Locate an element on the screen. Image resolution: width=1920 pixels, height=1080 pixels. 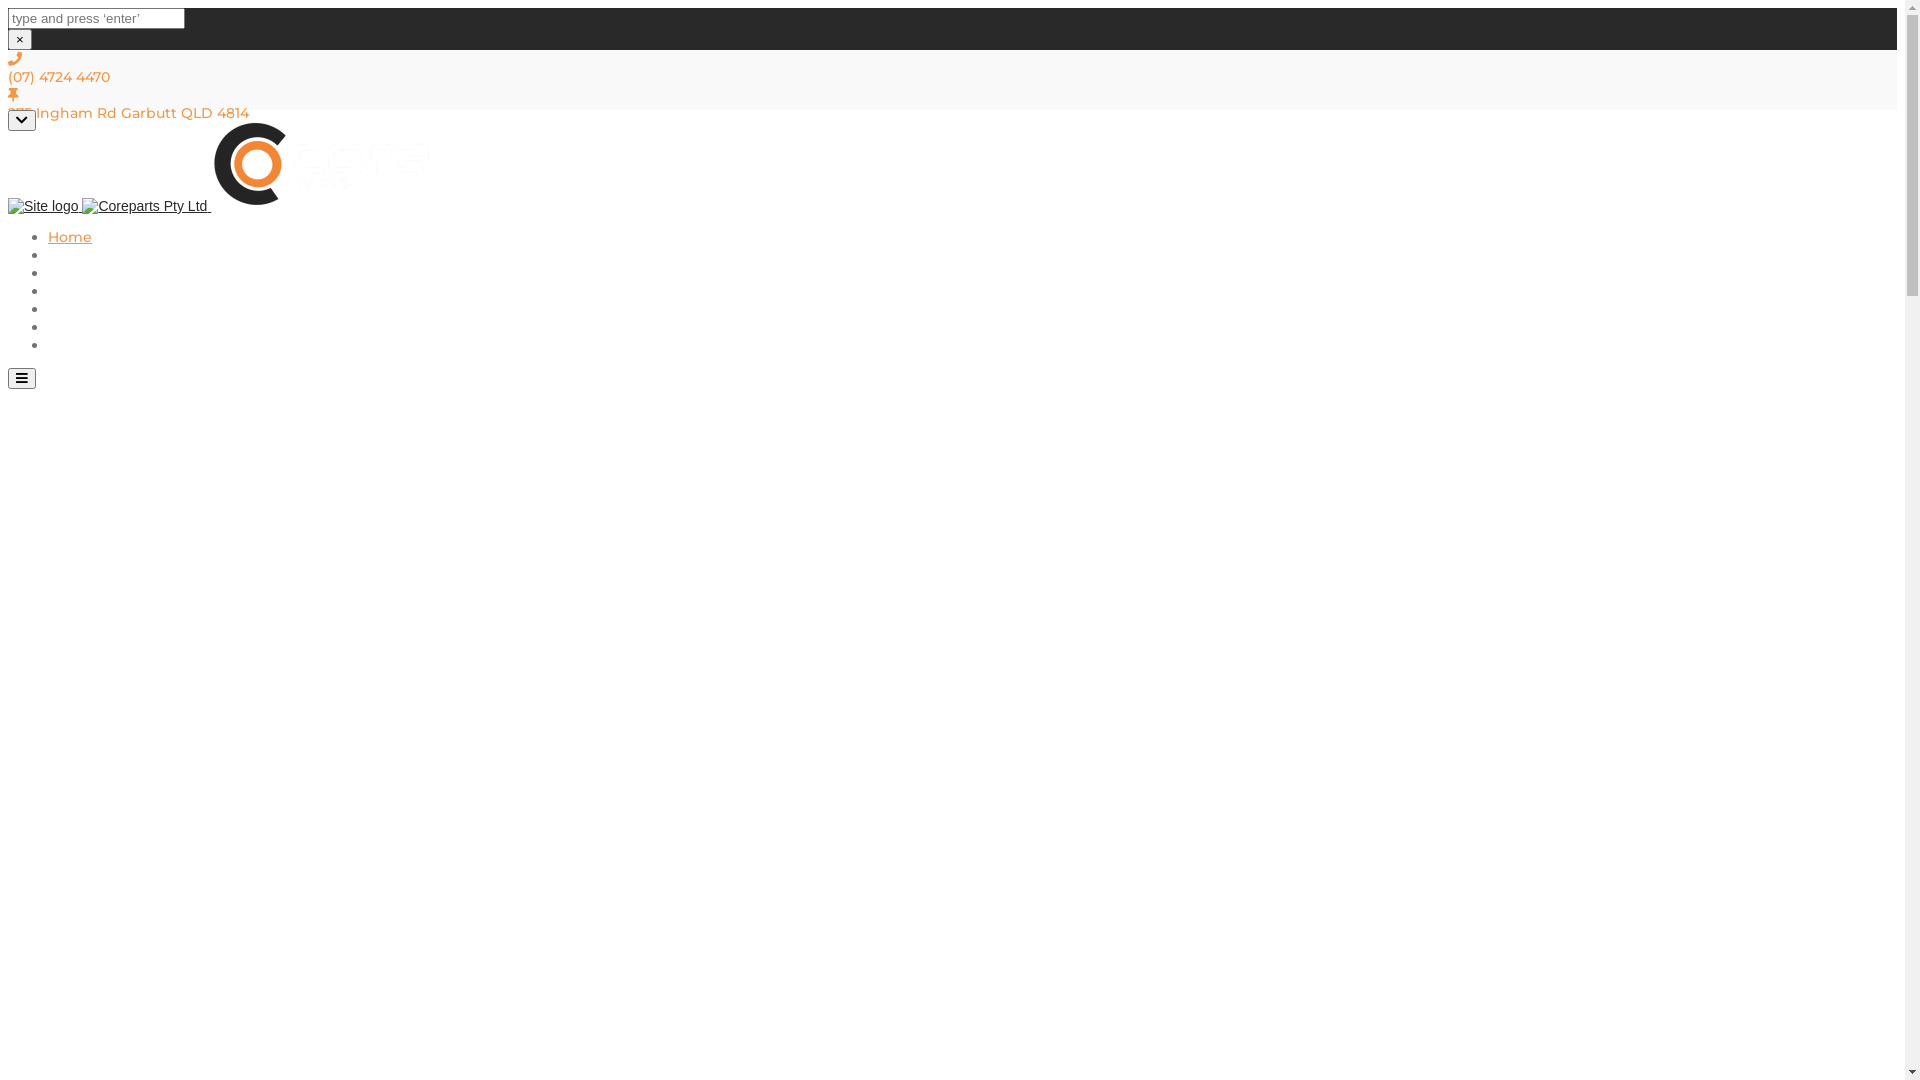
'Surplus Parts' is located at coordinates (48, 326).